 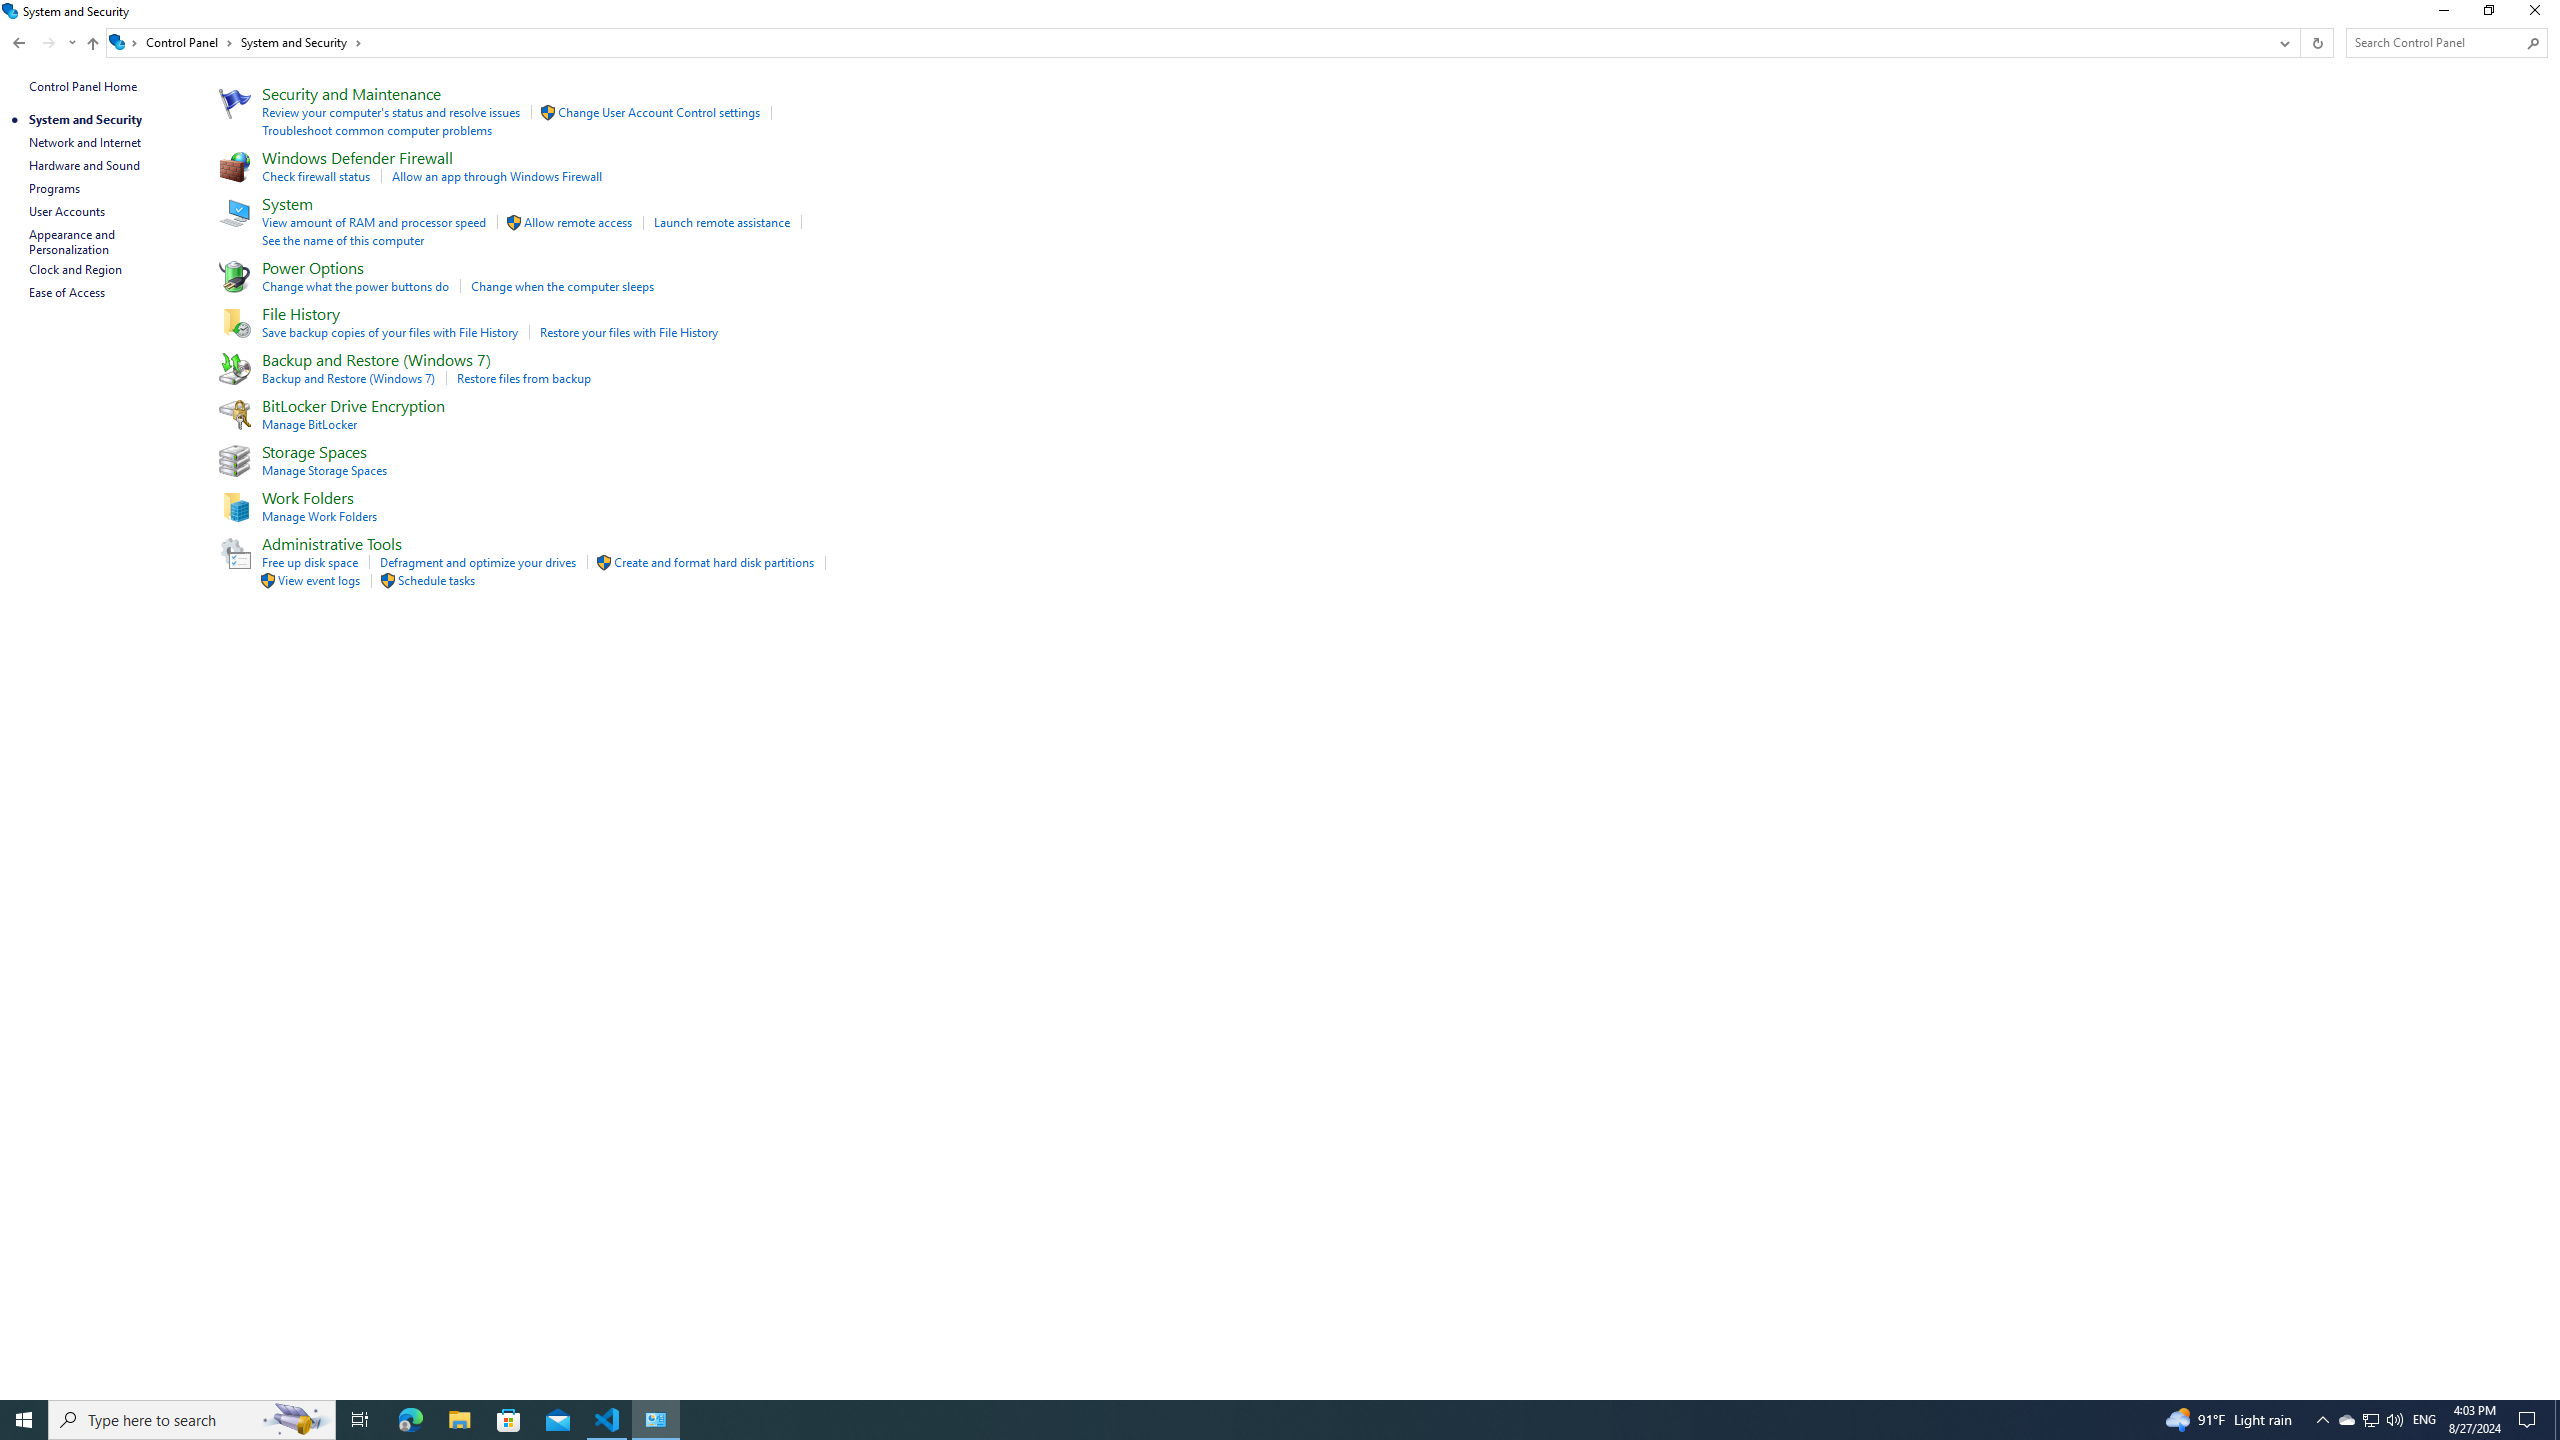 I want to click on 'Allow an app through Windows Firewall', so click(x=496, y=176).